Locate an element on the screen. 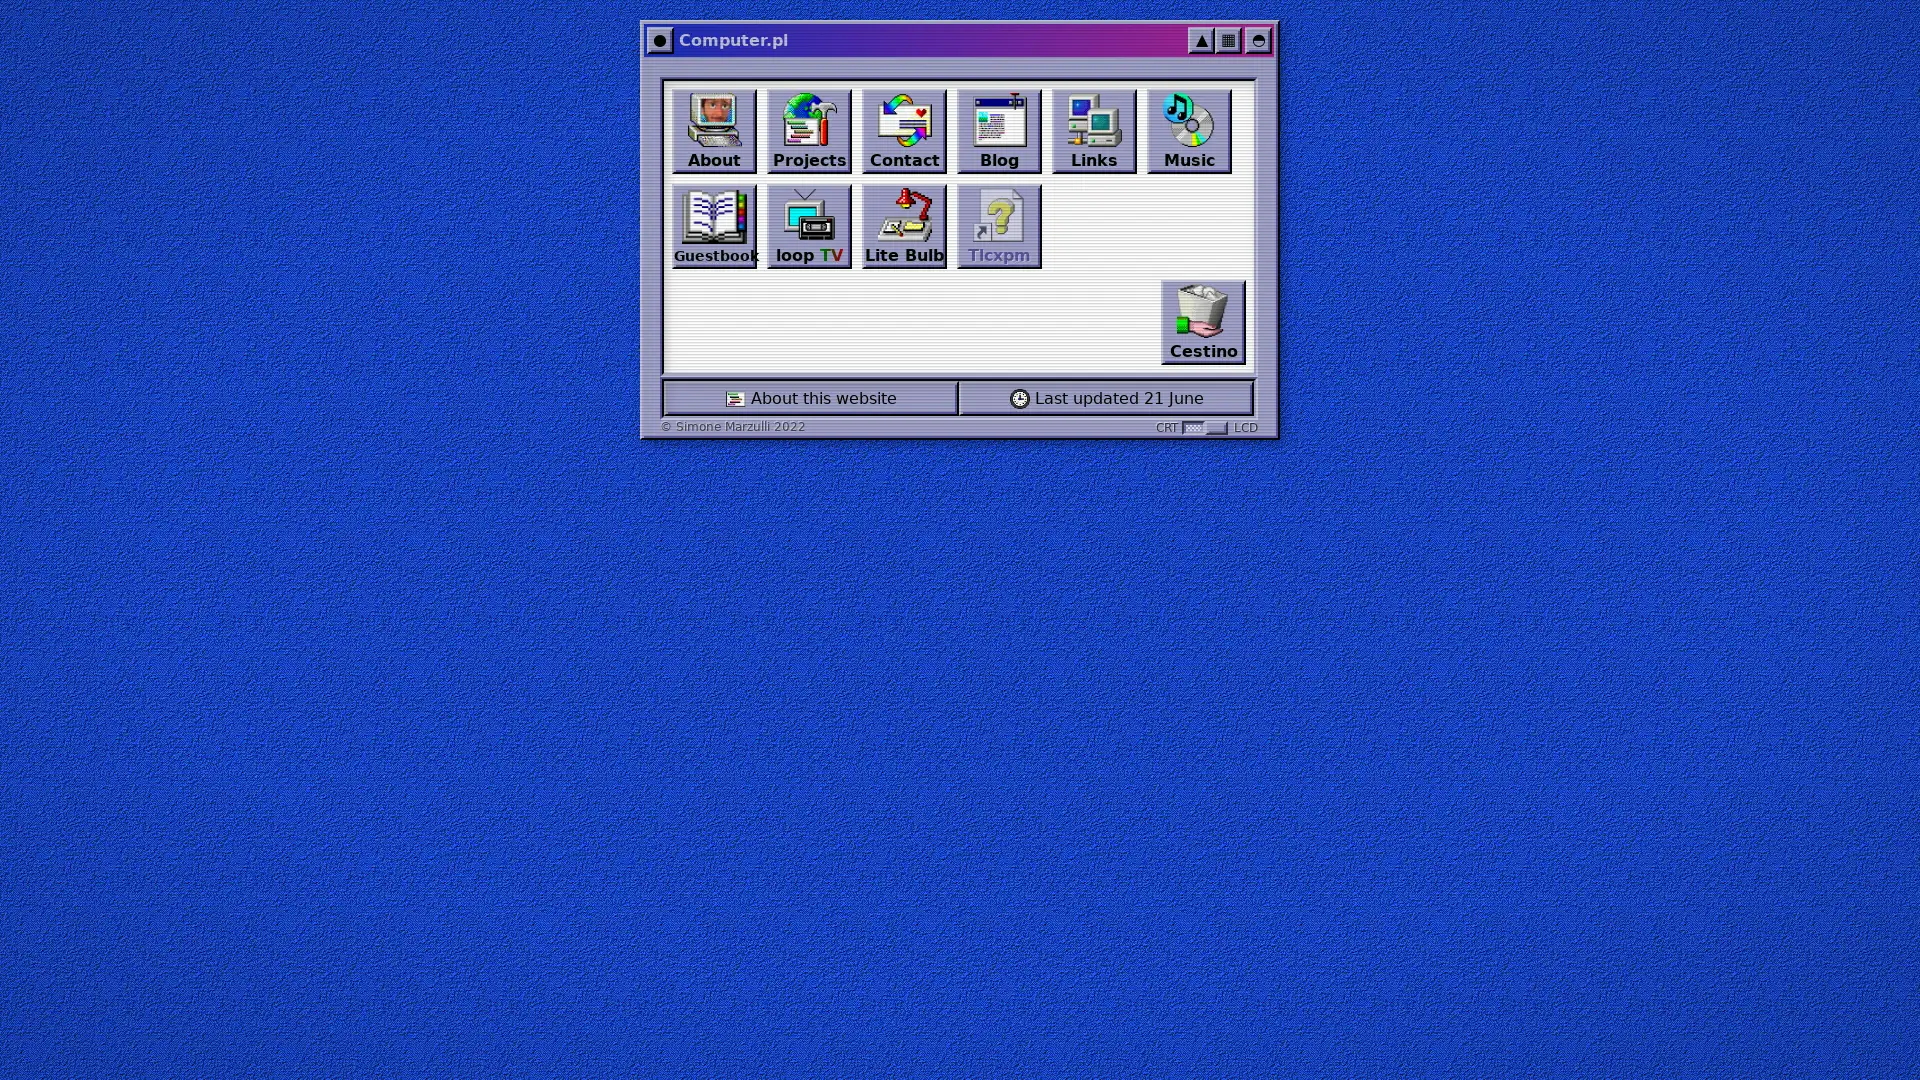 This screenshot has height=1080, width=1920. links Links is located at coordinates (1093, 131).